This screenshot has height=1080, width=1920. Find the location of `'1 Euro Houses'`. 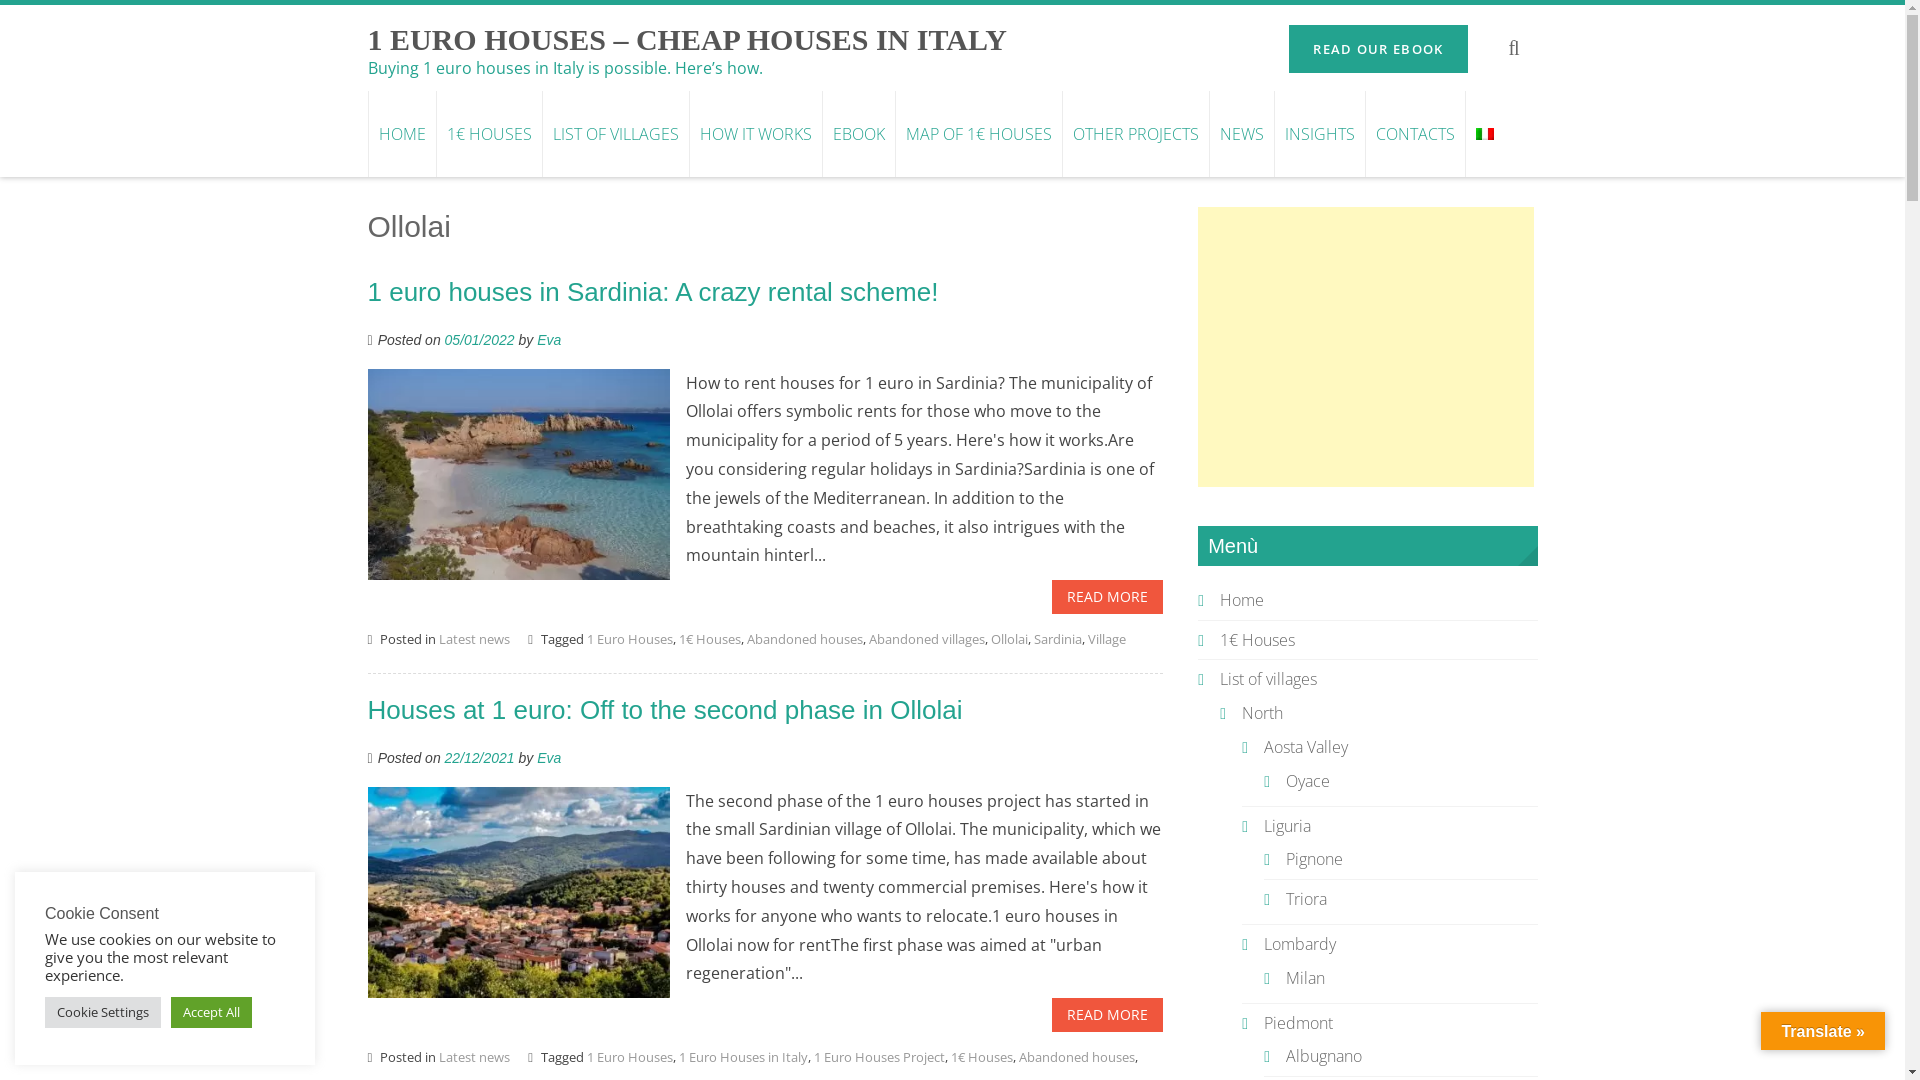

'1 Euro Houses' is located at coordinates (628, 1055).